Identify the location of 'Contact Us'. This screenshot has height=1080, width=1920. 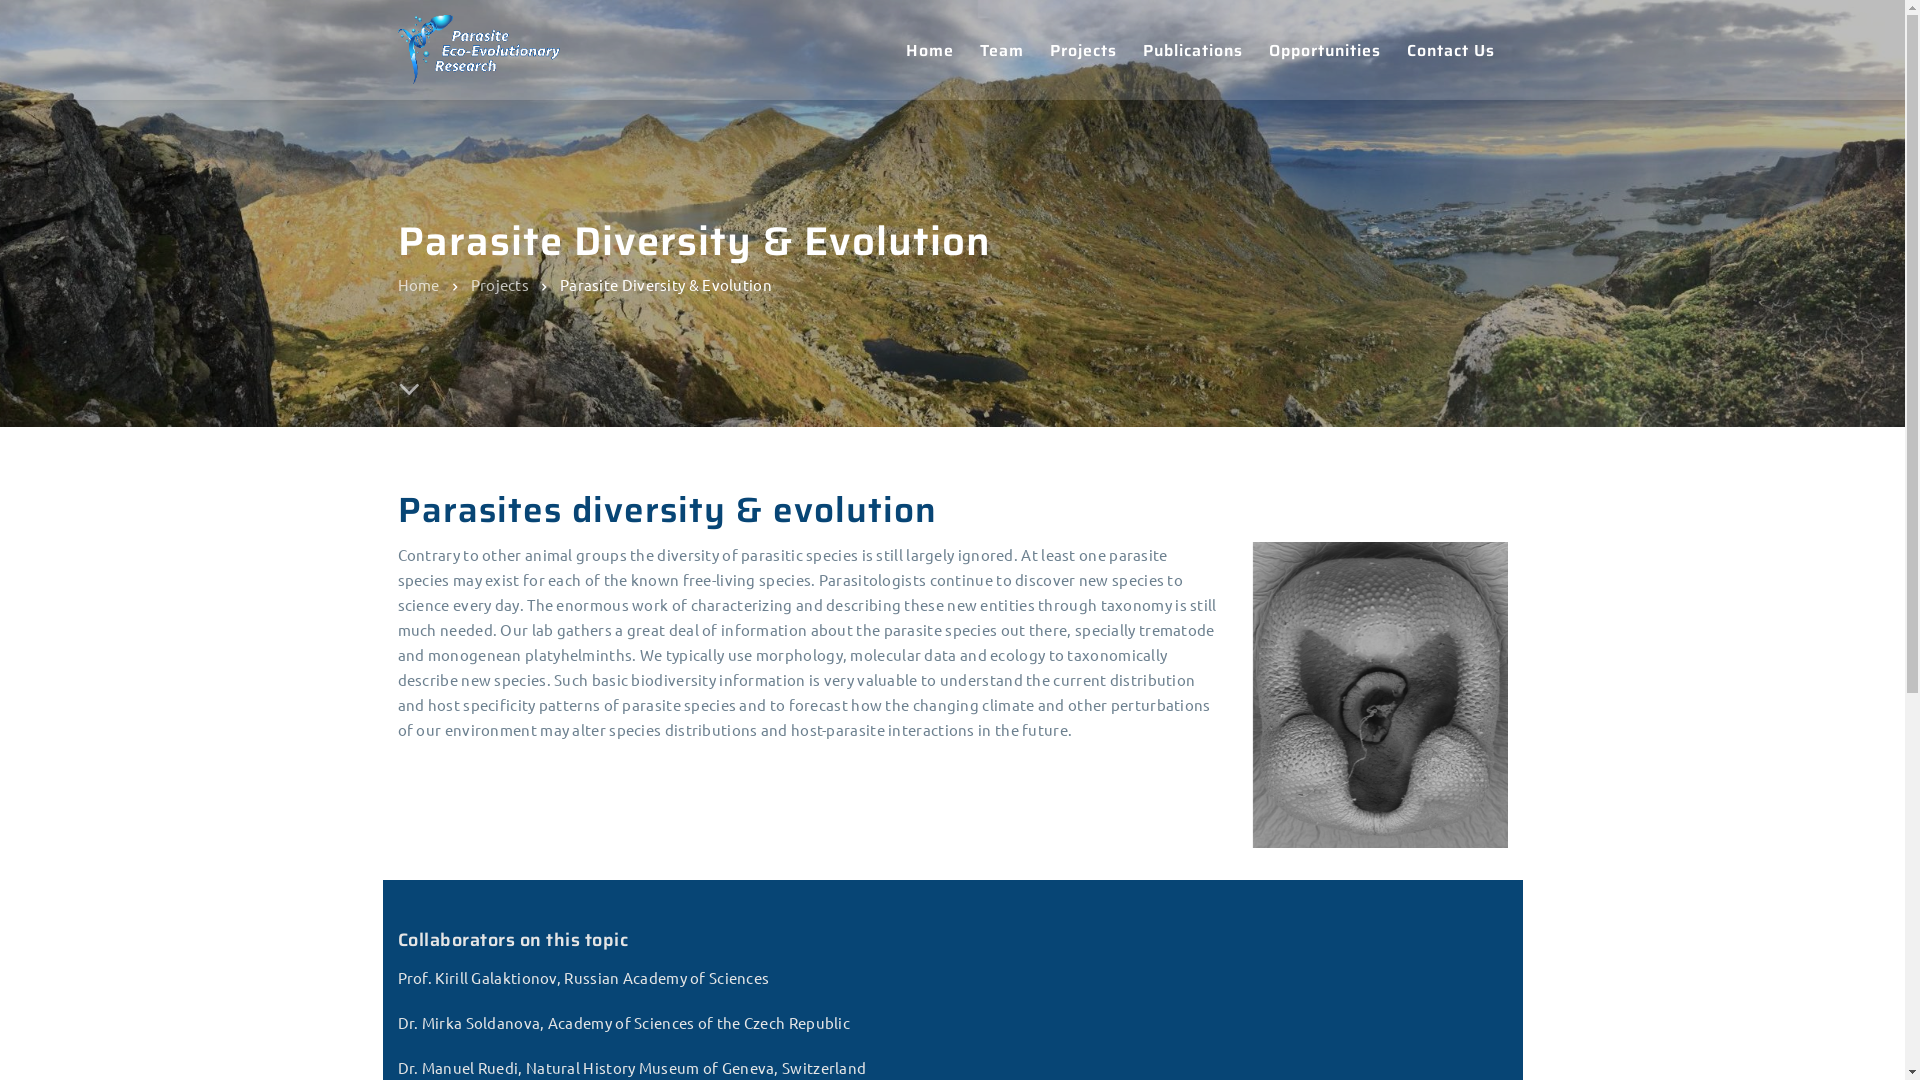
(1450, 49).